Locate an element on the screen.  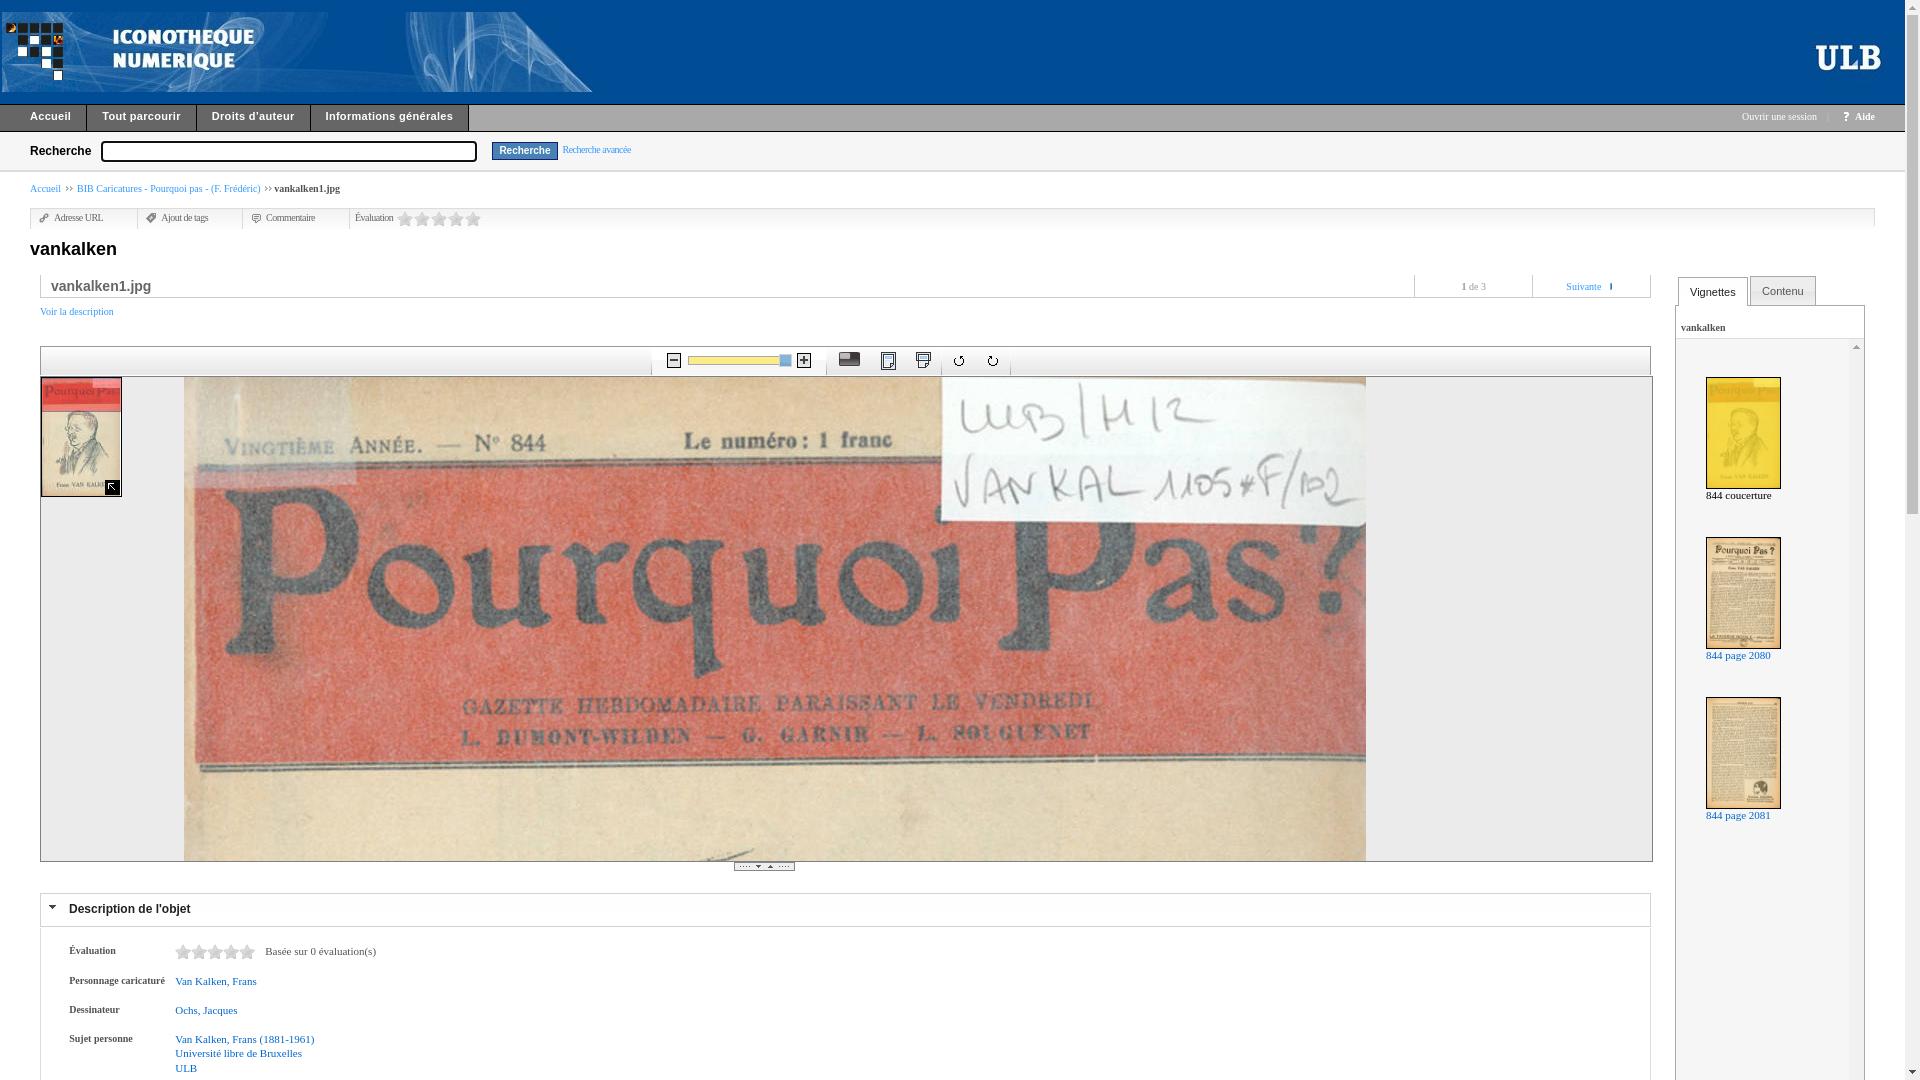
'Pivoter vers la droite' is located at coordinates (993, 361).